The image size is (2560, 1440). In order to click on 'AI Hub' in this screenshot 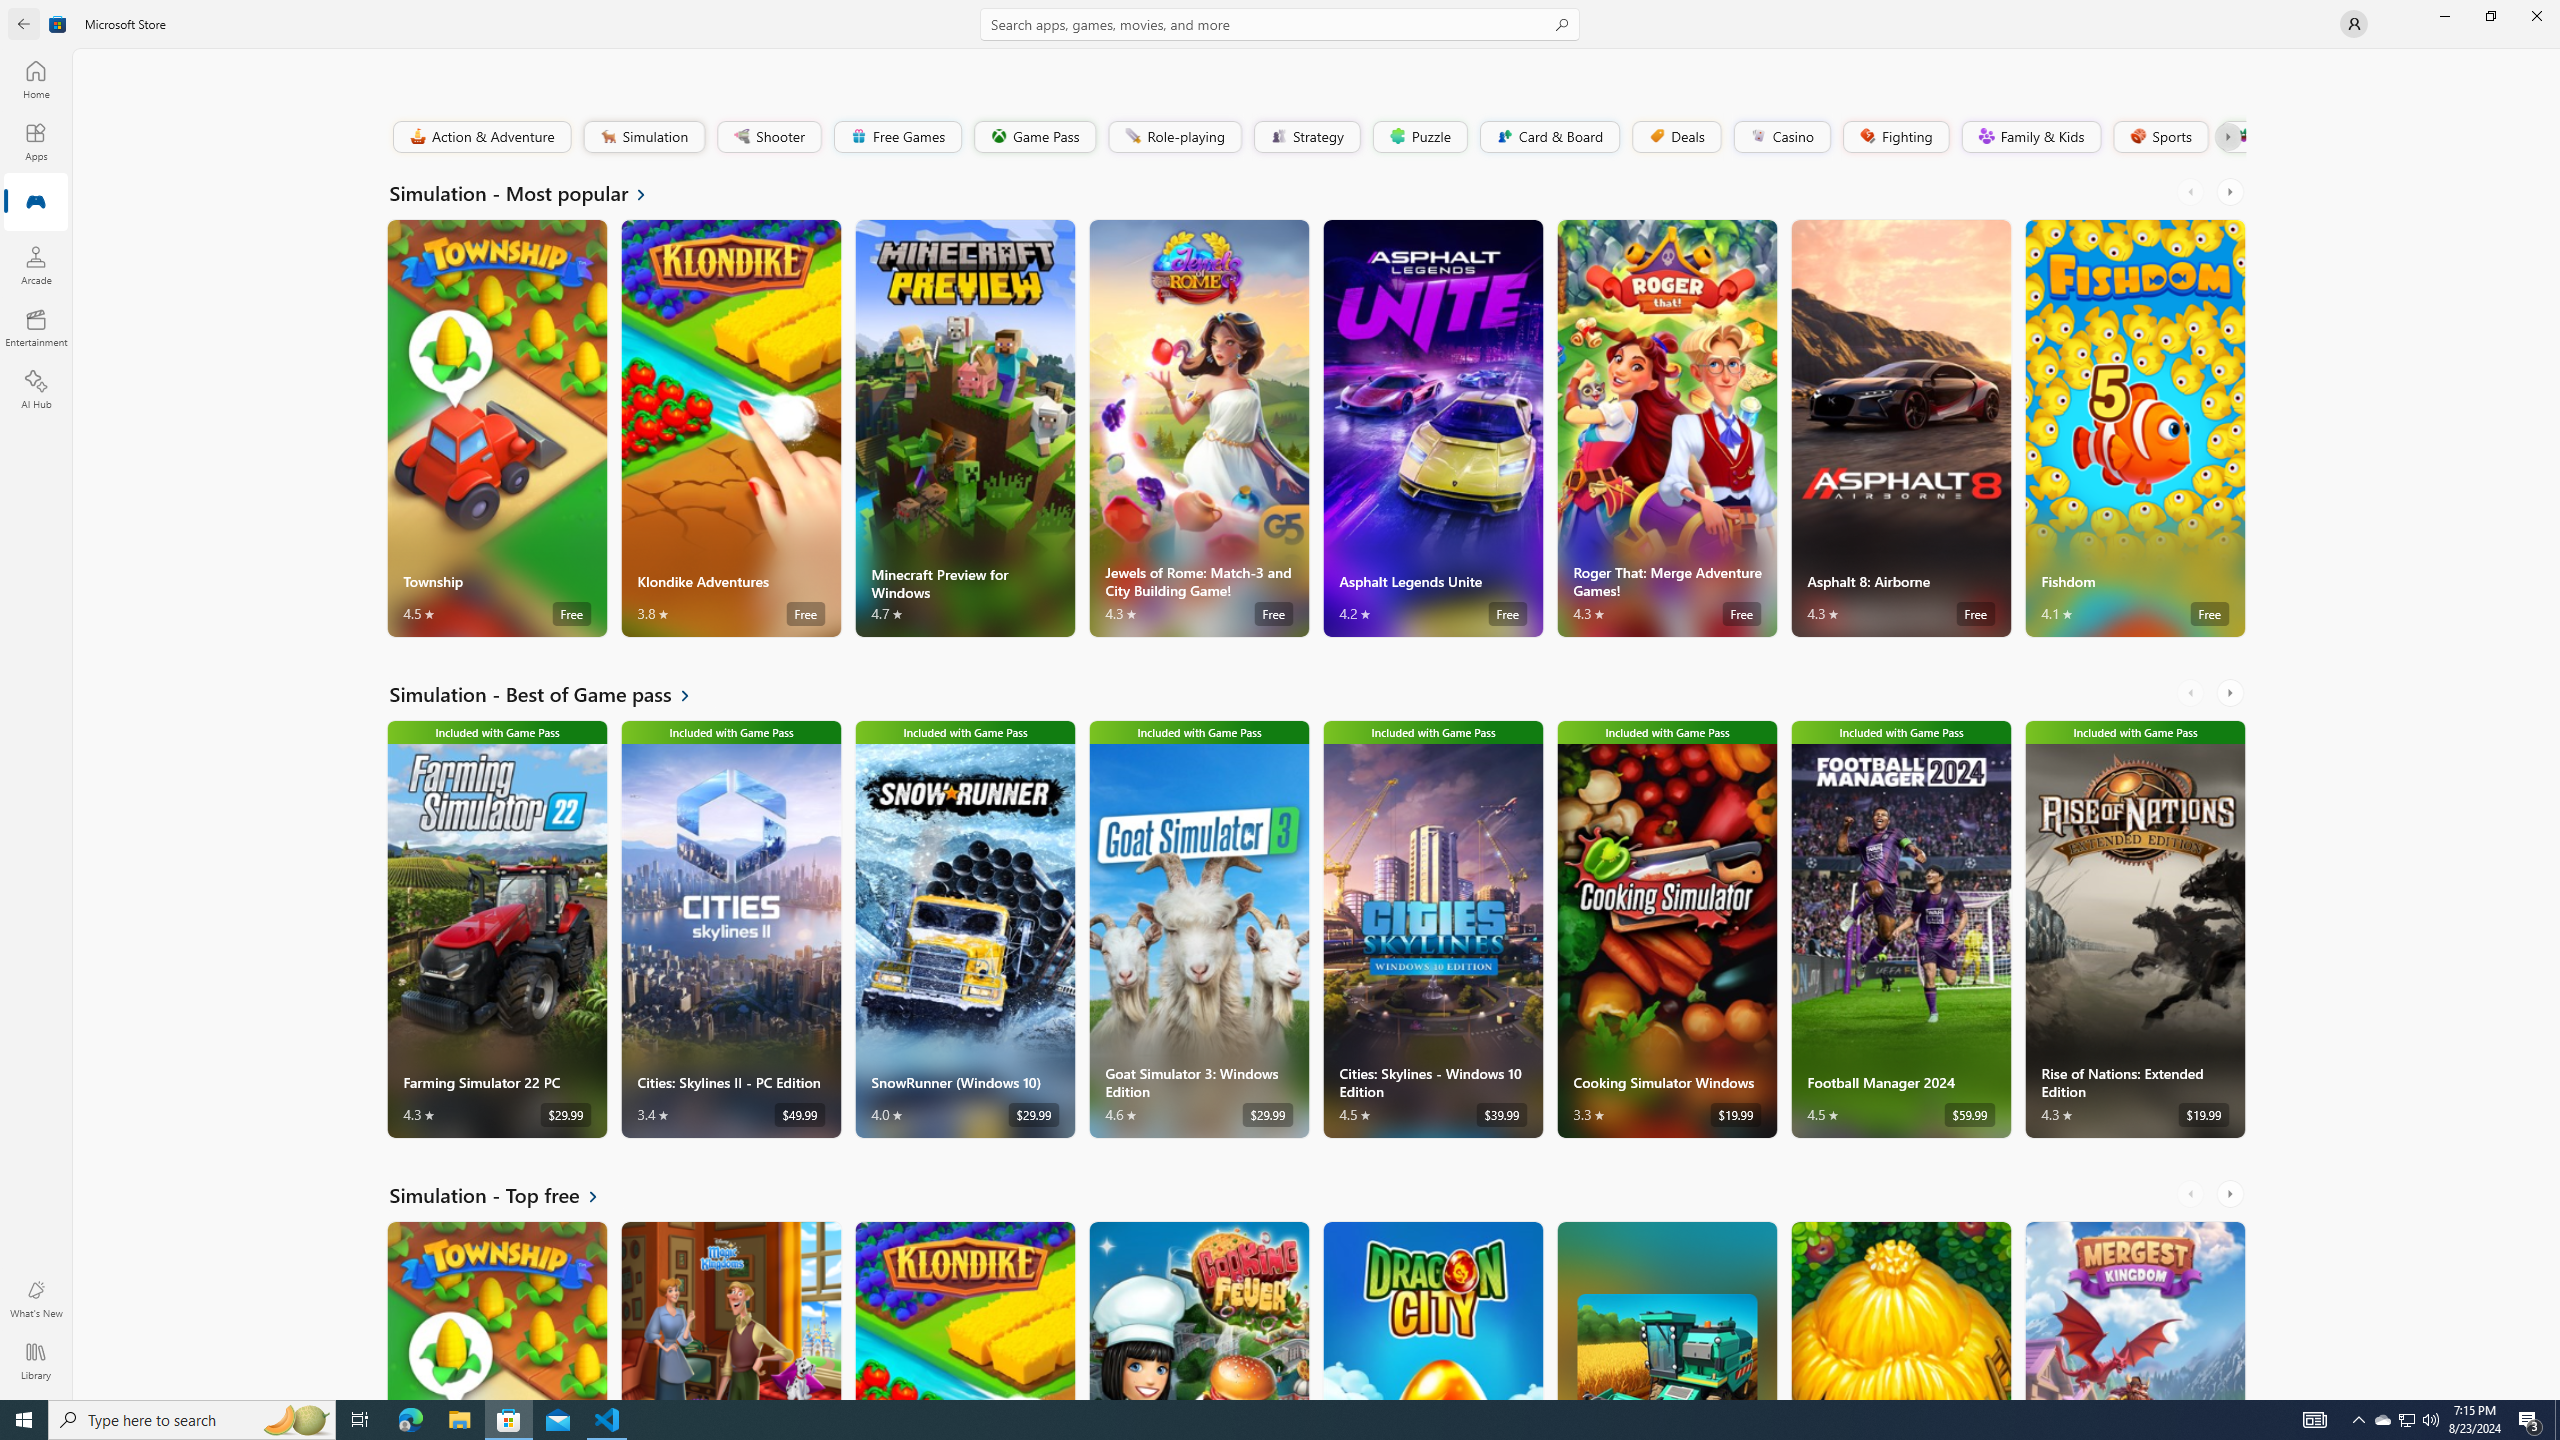, I will do `click(34, 388)`.